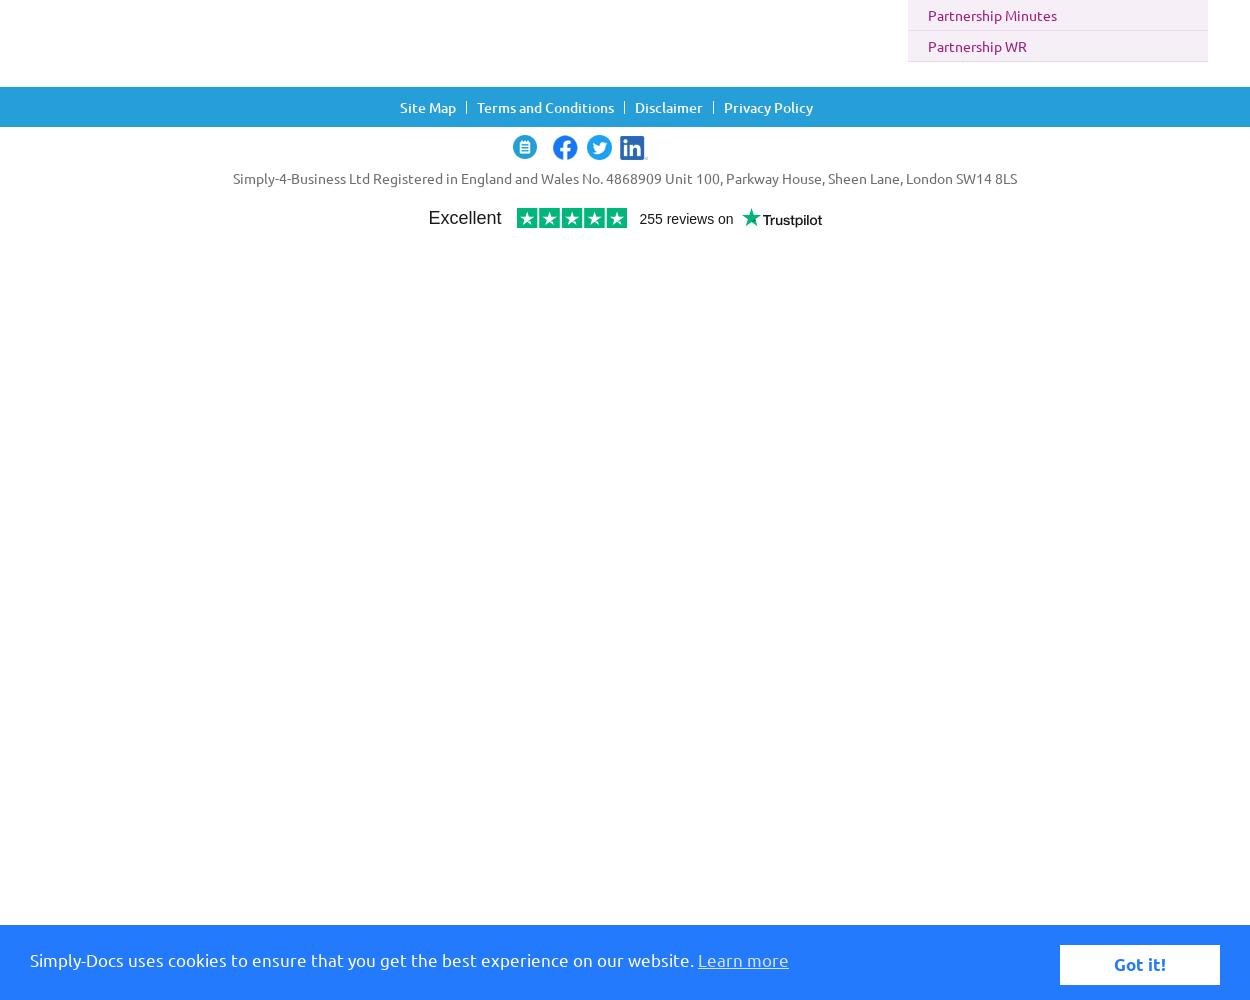 This screenshot has width=1250, height=1000. Describe the element at coordinates (768, 106) in the screenshot. I see `'Privacy Policy'` at that location.